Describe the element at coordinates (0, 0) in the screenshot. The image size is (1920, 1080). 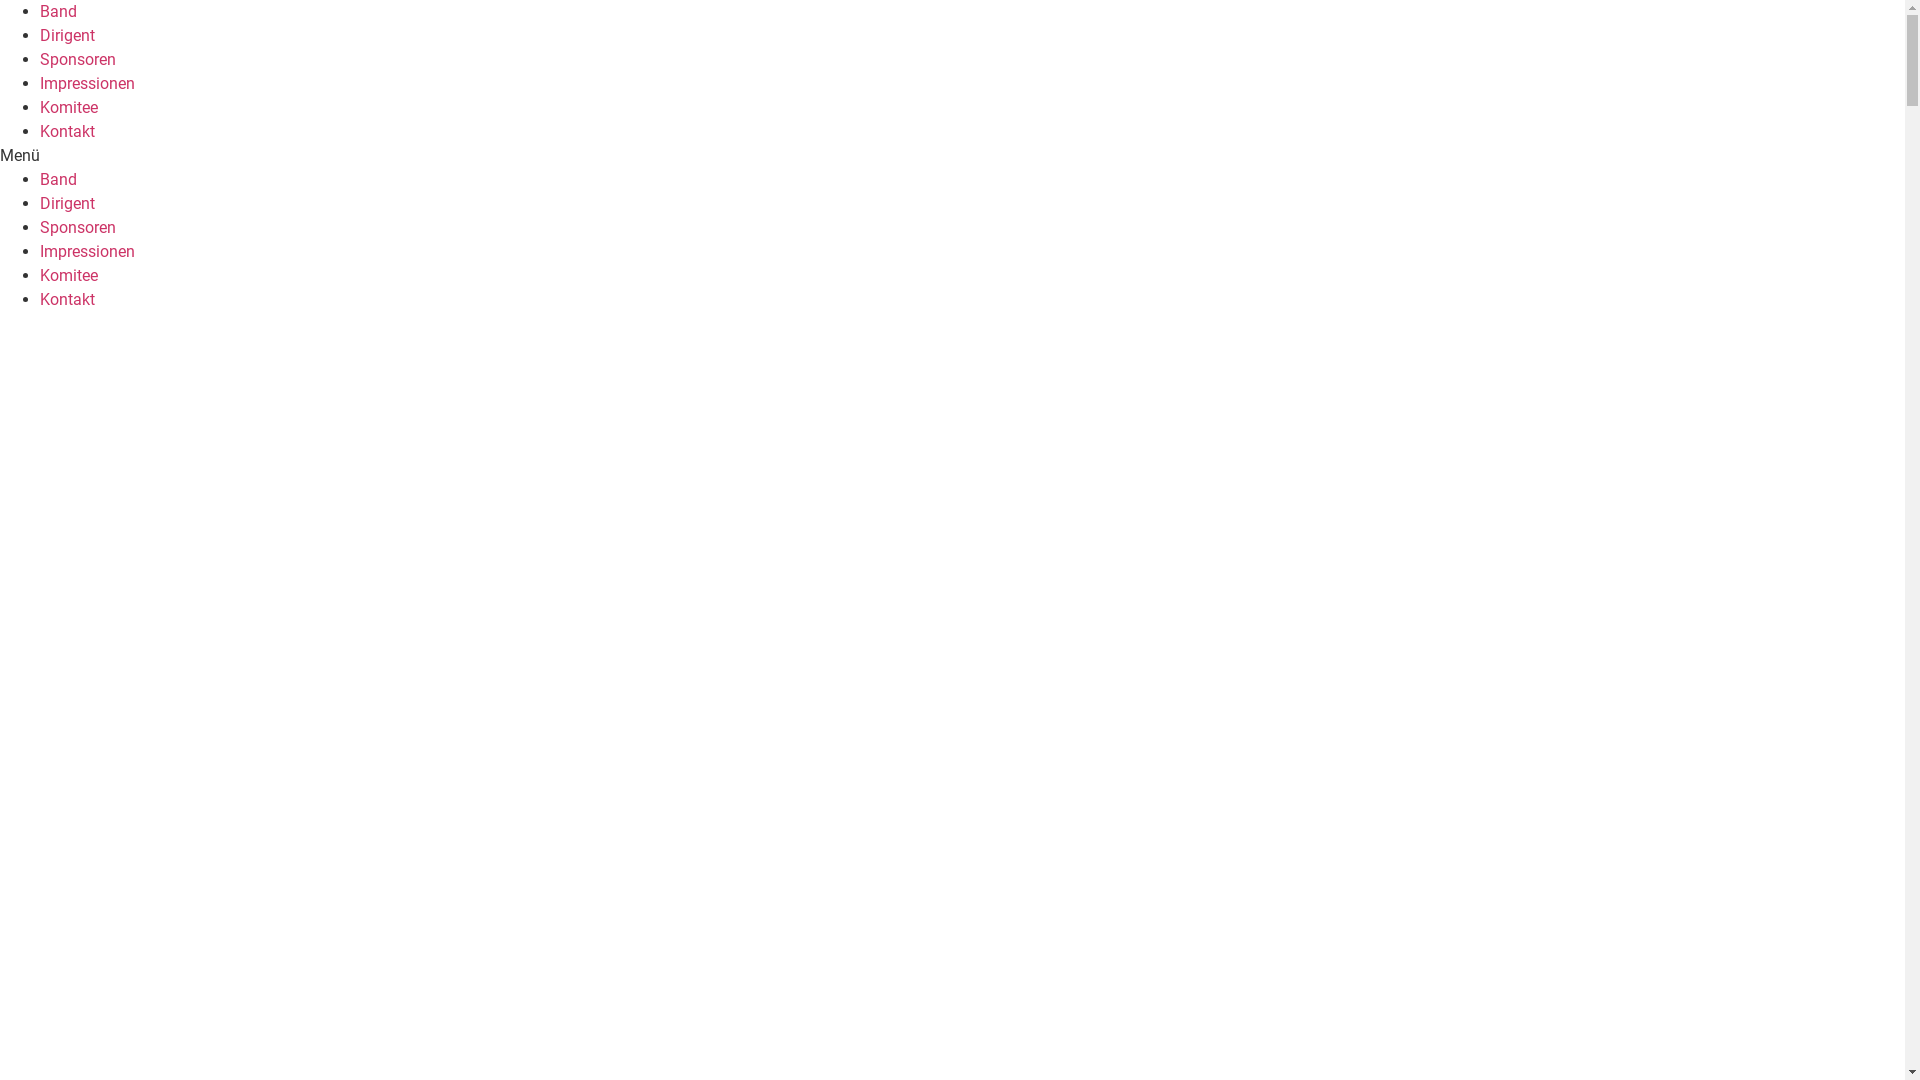
I see `'Zum Inhalt wechseln'` at that location.